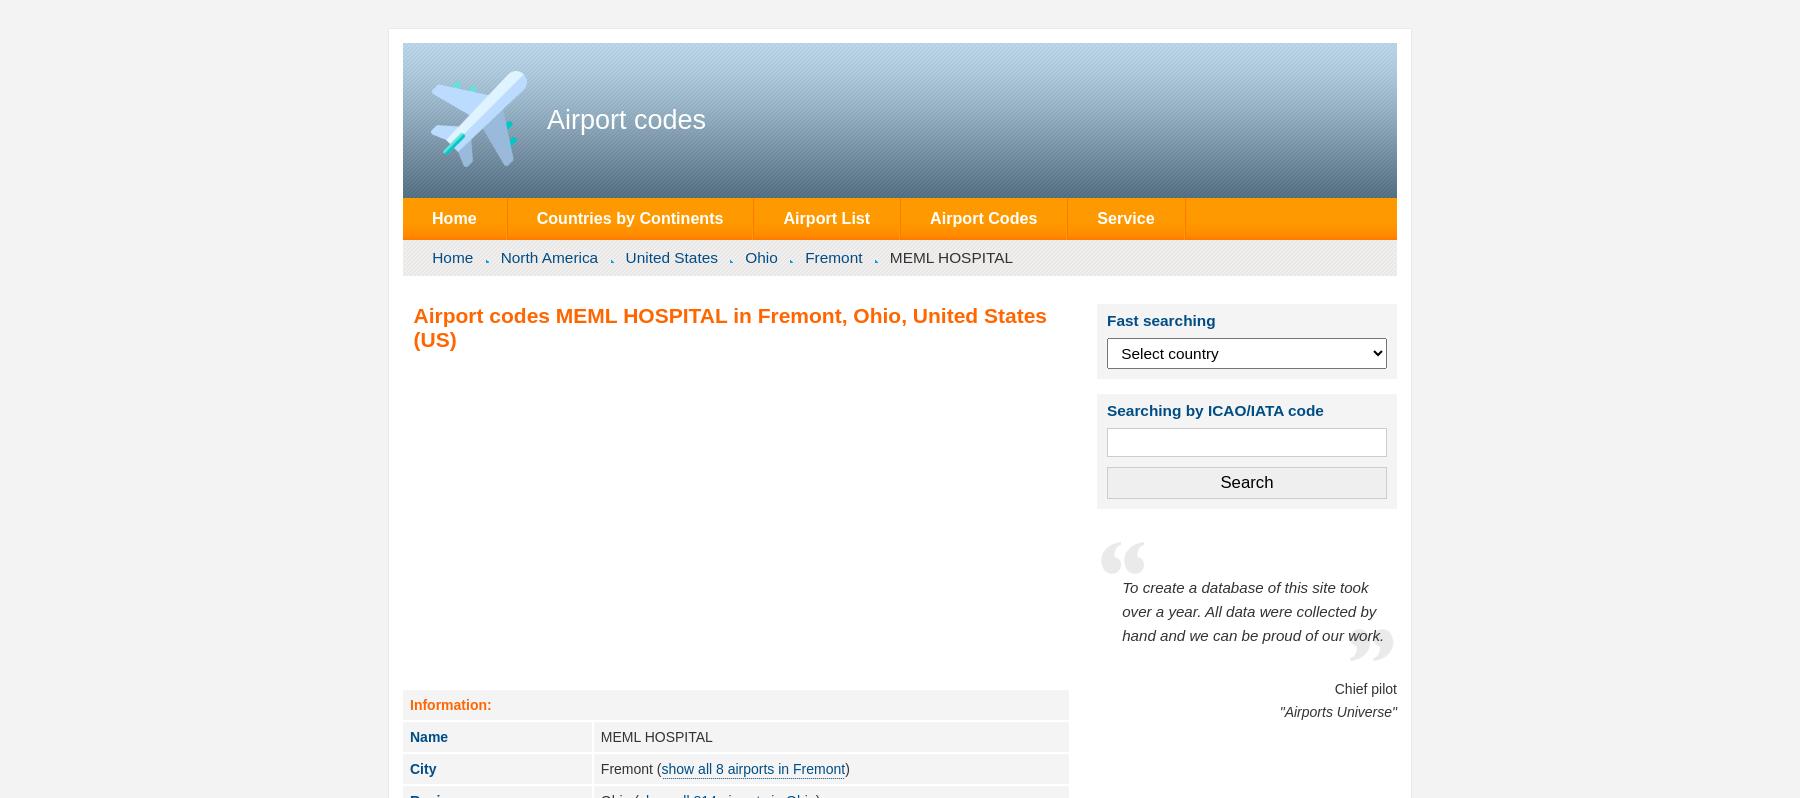  What do you see at coordinates (1107, 408) in the screenshot?
I see `'Searching by ICAO/IATA code'` at bounding box center [1107, 408].